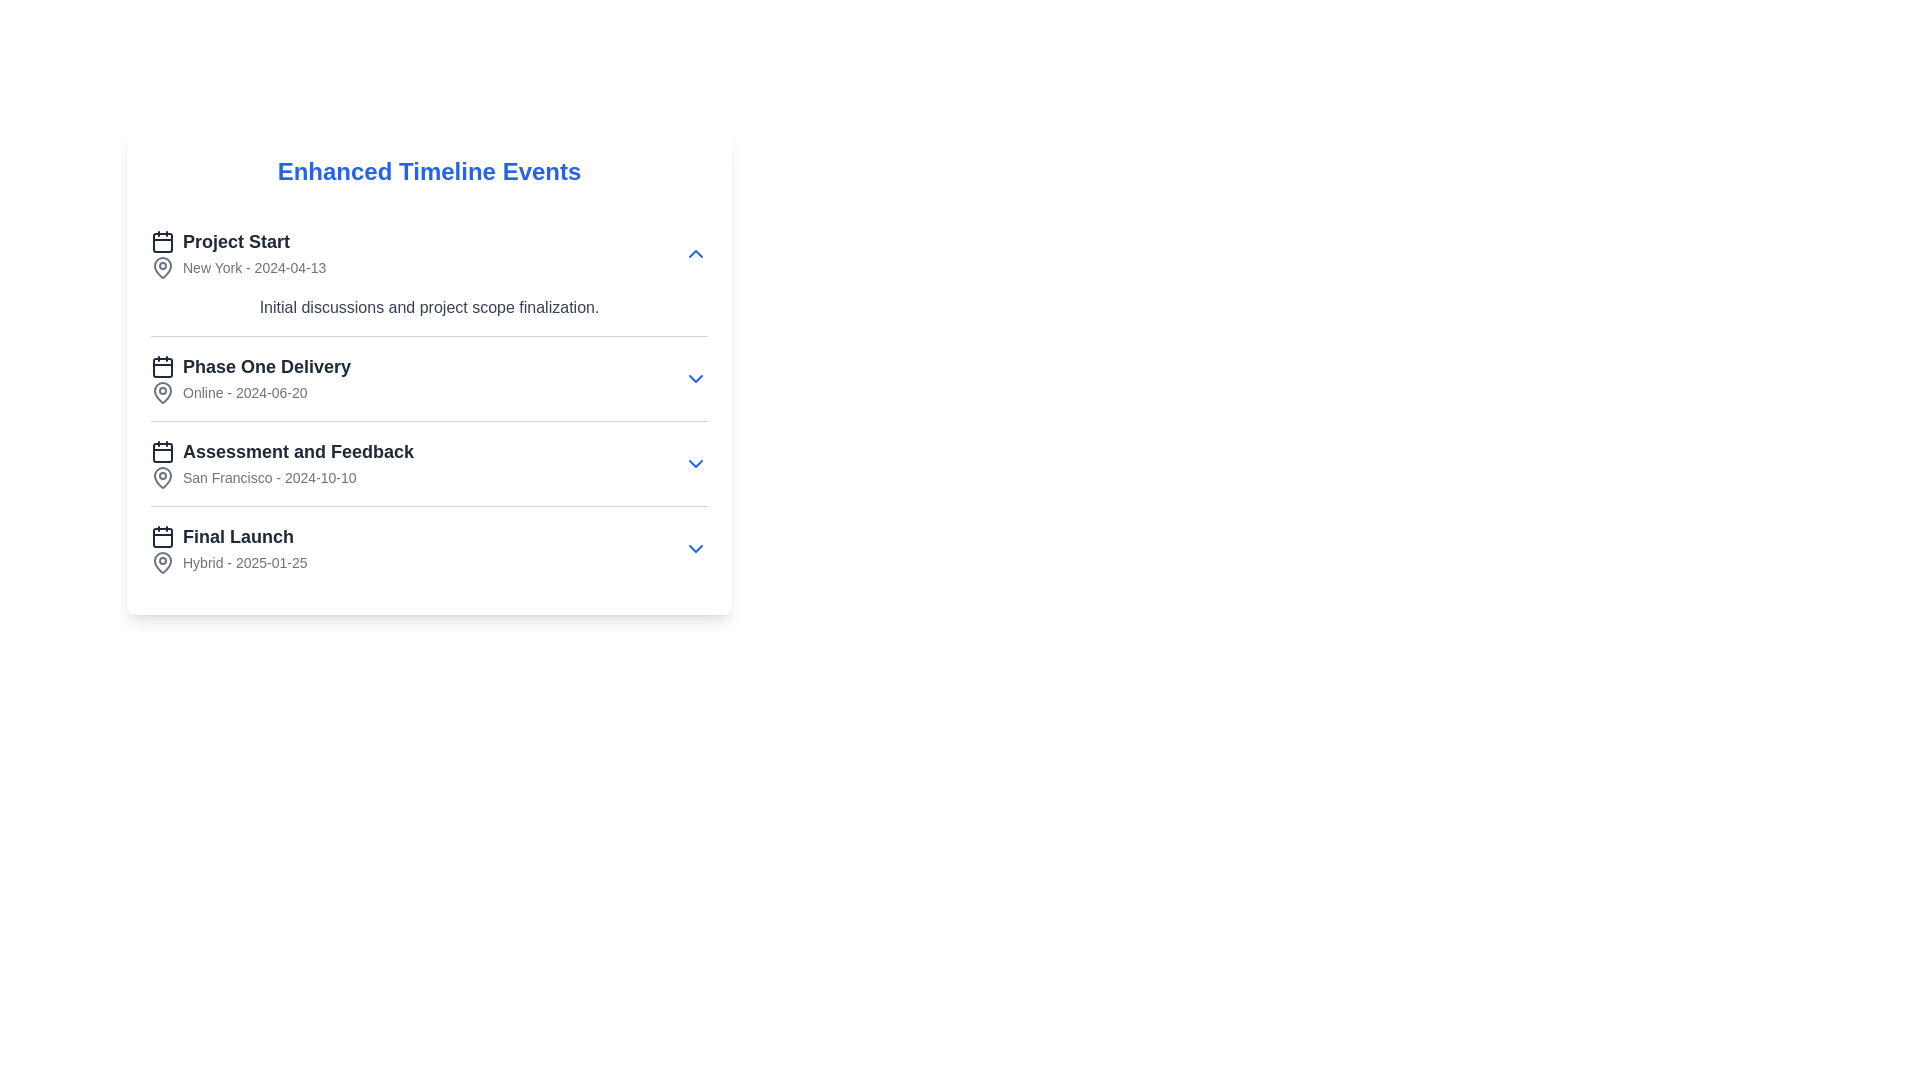 The height and width of the screenshot is (1080, 1920). Describe the element at coordinates (428, 548) in the screenshot. I see `the fourth entry in the 'Enhanced Timeline Events' list, which contains an event name, location, and date` at that location.